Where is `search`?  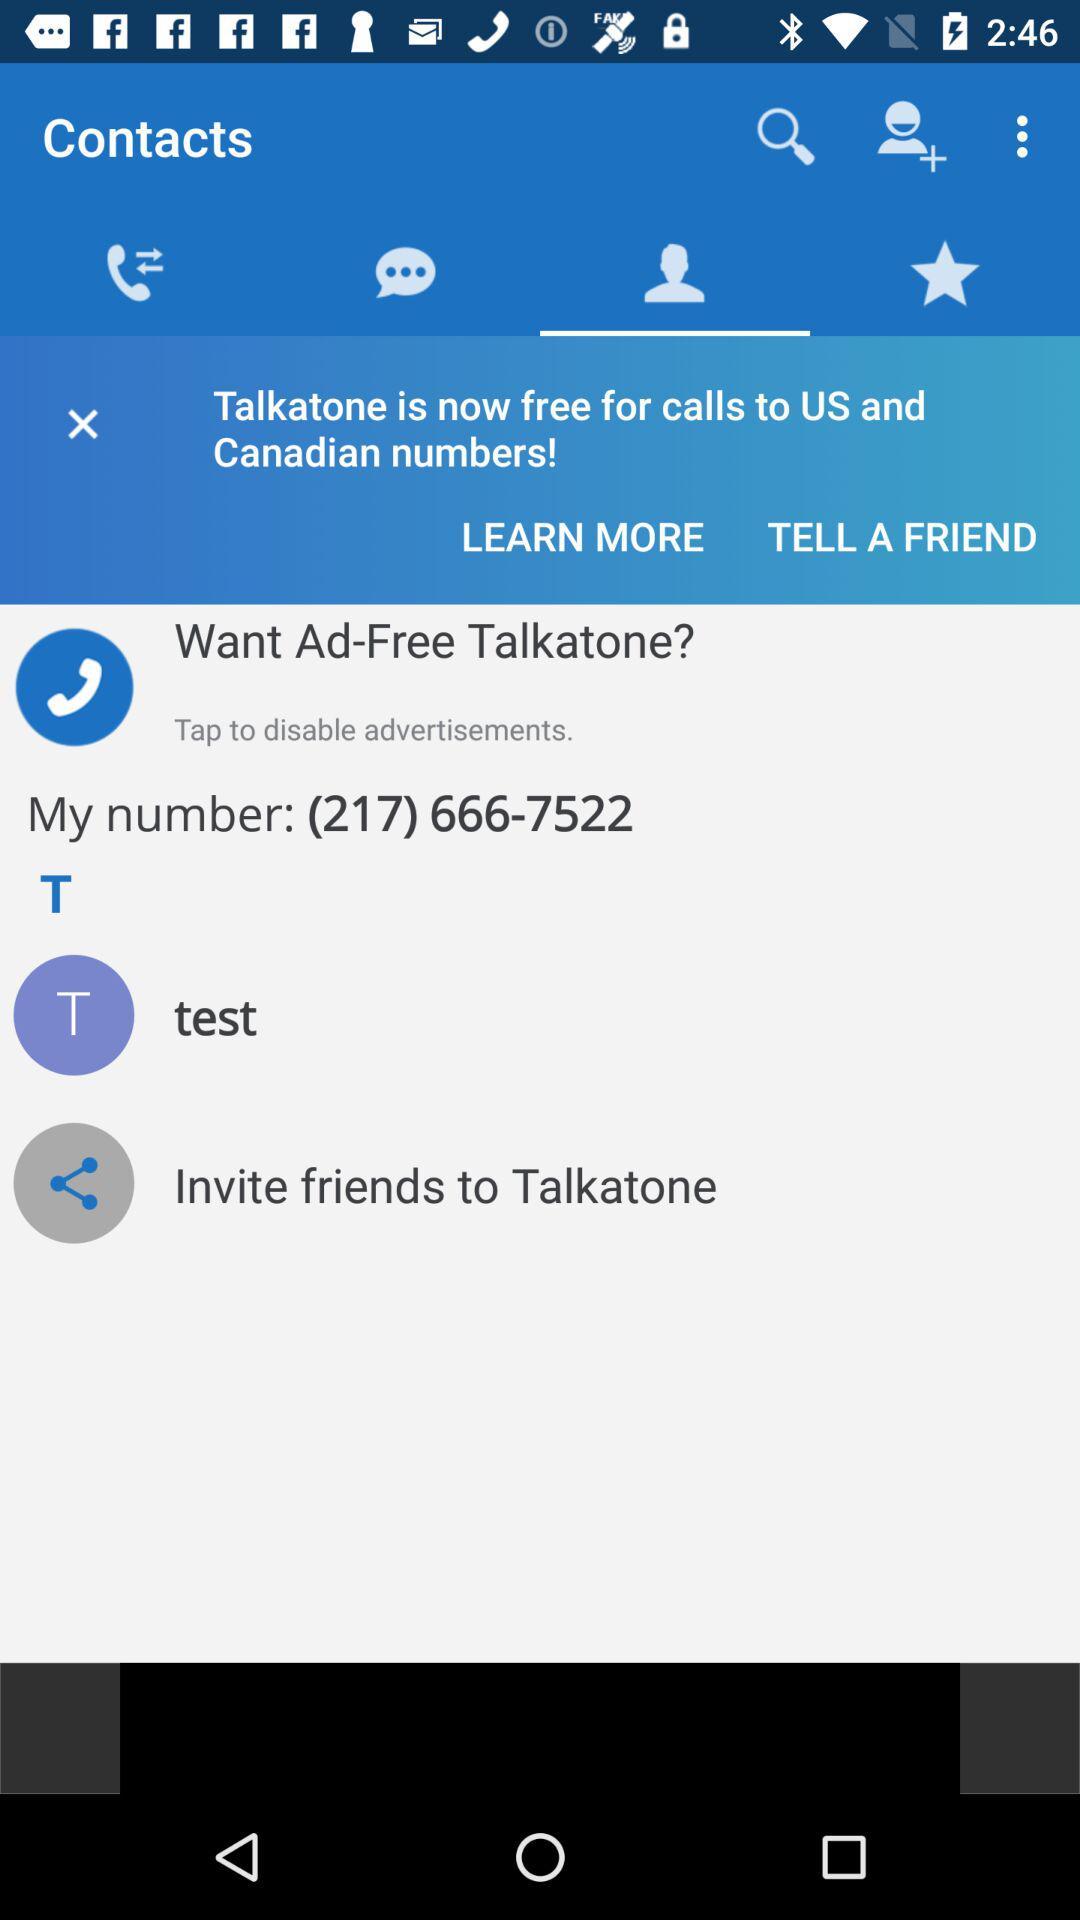
search is located at coordinates (785, 135).